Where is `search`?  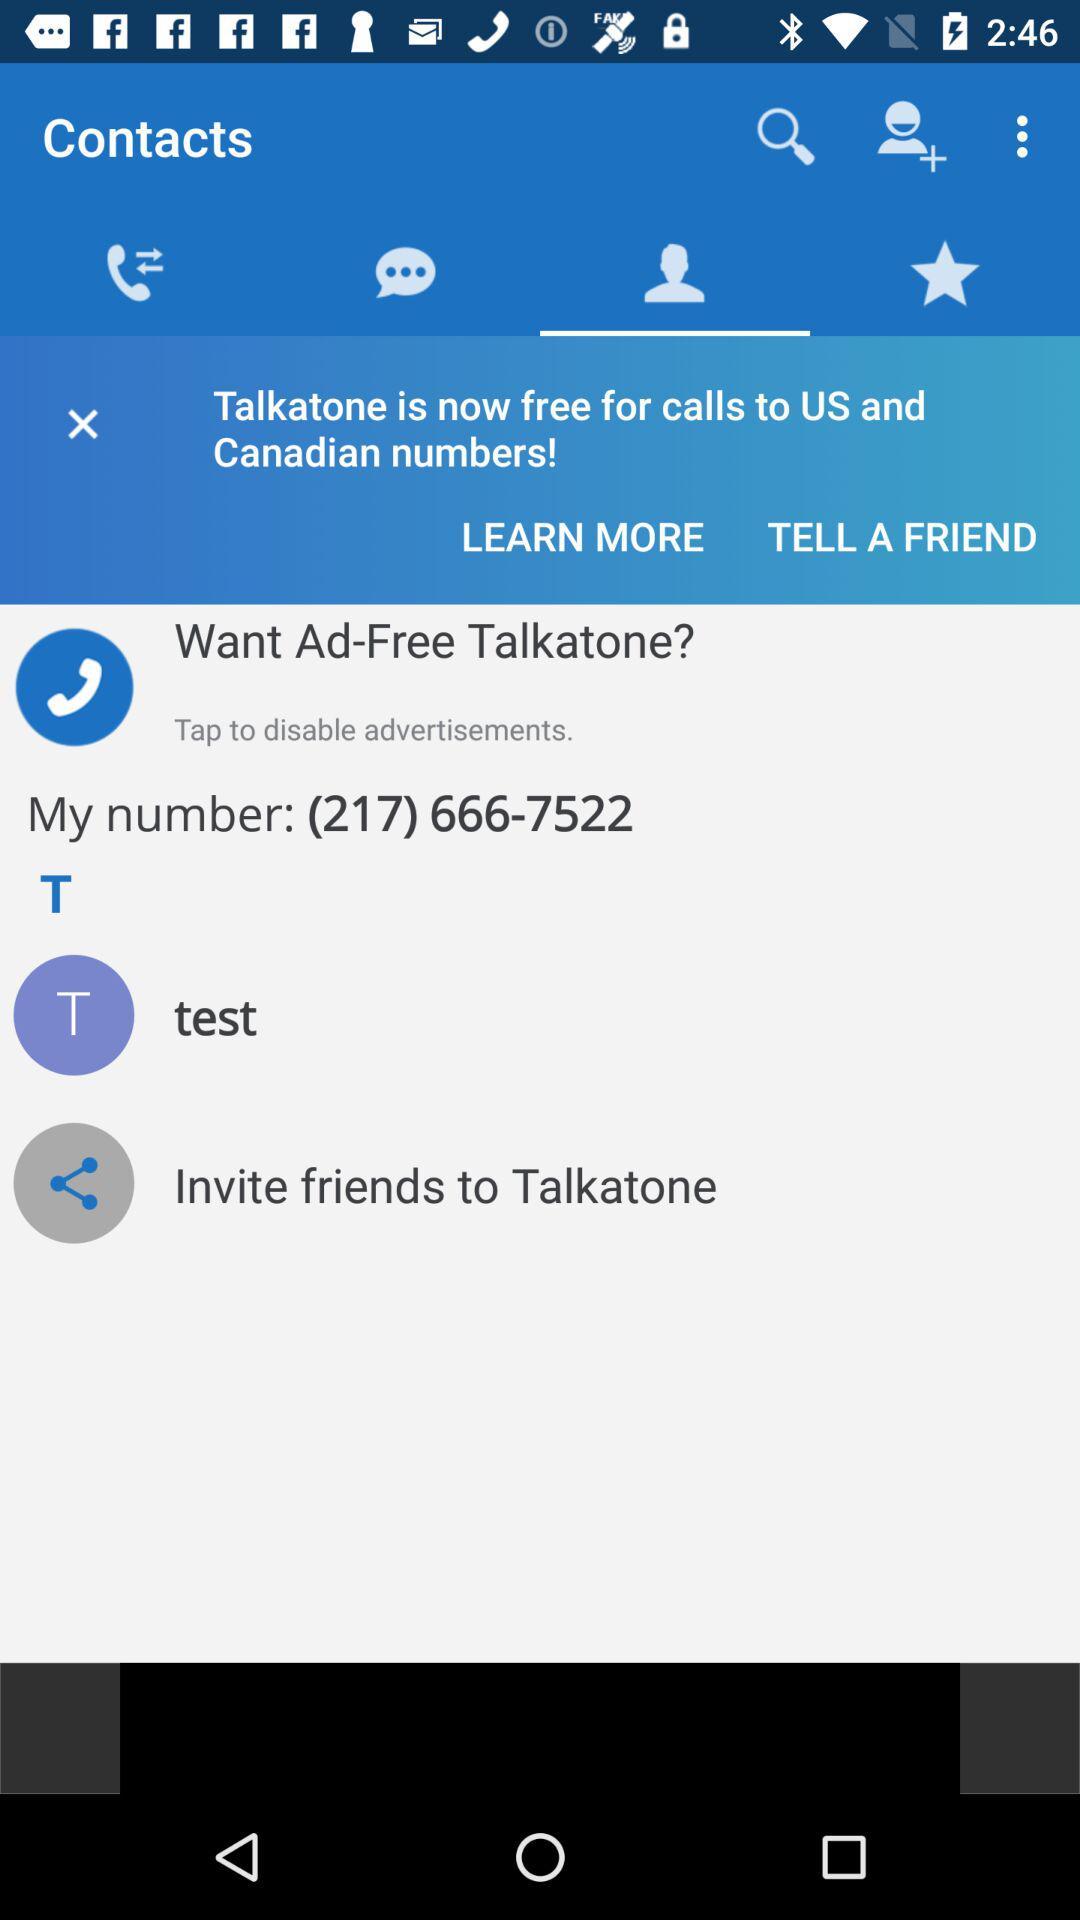
search is located at coordinates (785, 135).